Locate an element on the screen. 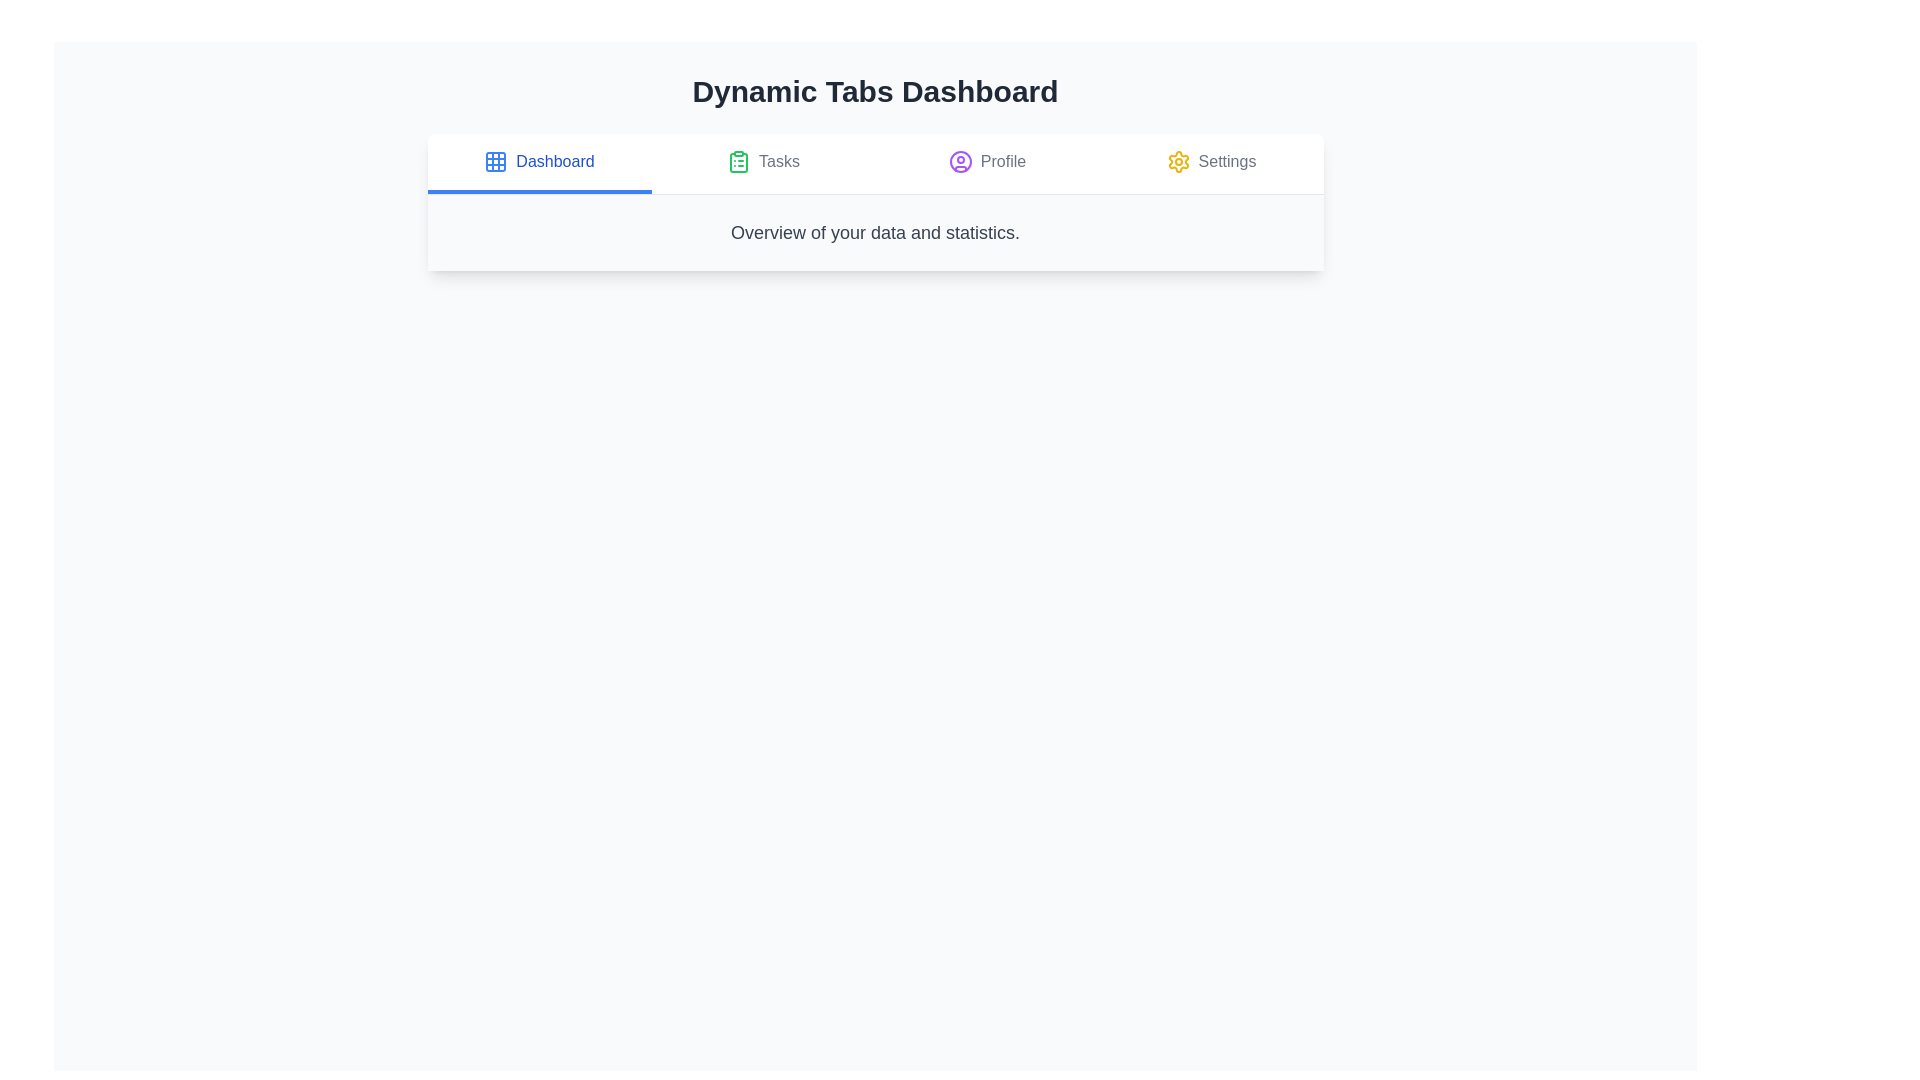  the 'Profile' navigation tab, which features a purple user profile icon and gray text is located at coordinates (987, 163).